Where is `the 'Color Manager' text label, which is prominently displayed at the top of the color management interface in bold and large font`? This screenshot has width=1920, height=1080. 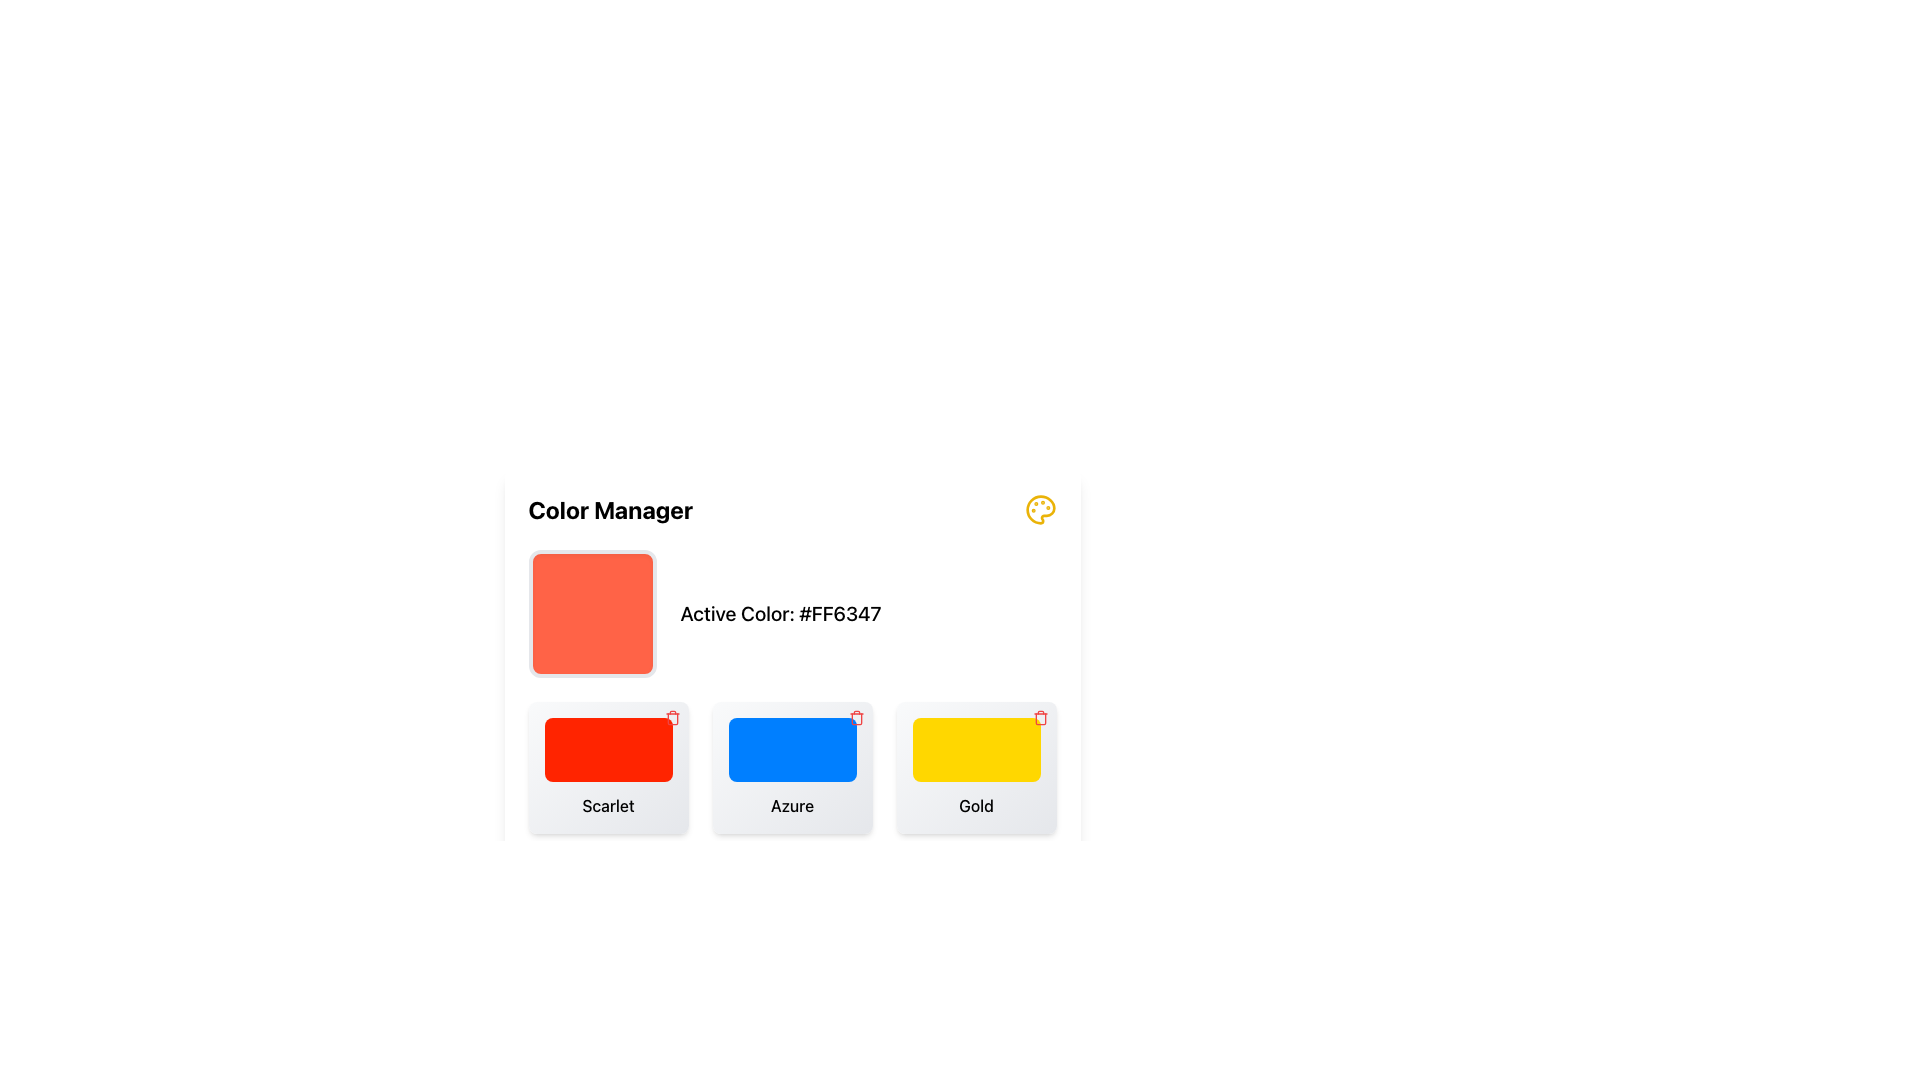 the 'Color Manager' text label, which is prominently displayed at the top of the color management interface in bold and large font is located at coordinates (609, 508).